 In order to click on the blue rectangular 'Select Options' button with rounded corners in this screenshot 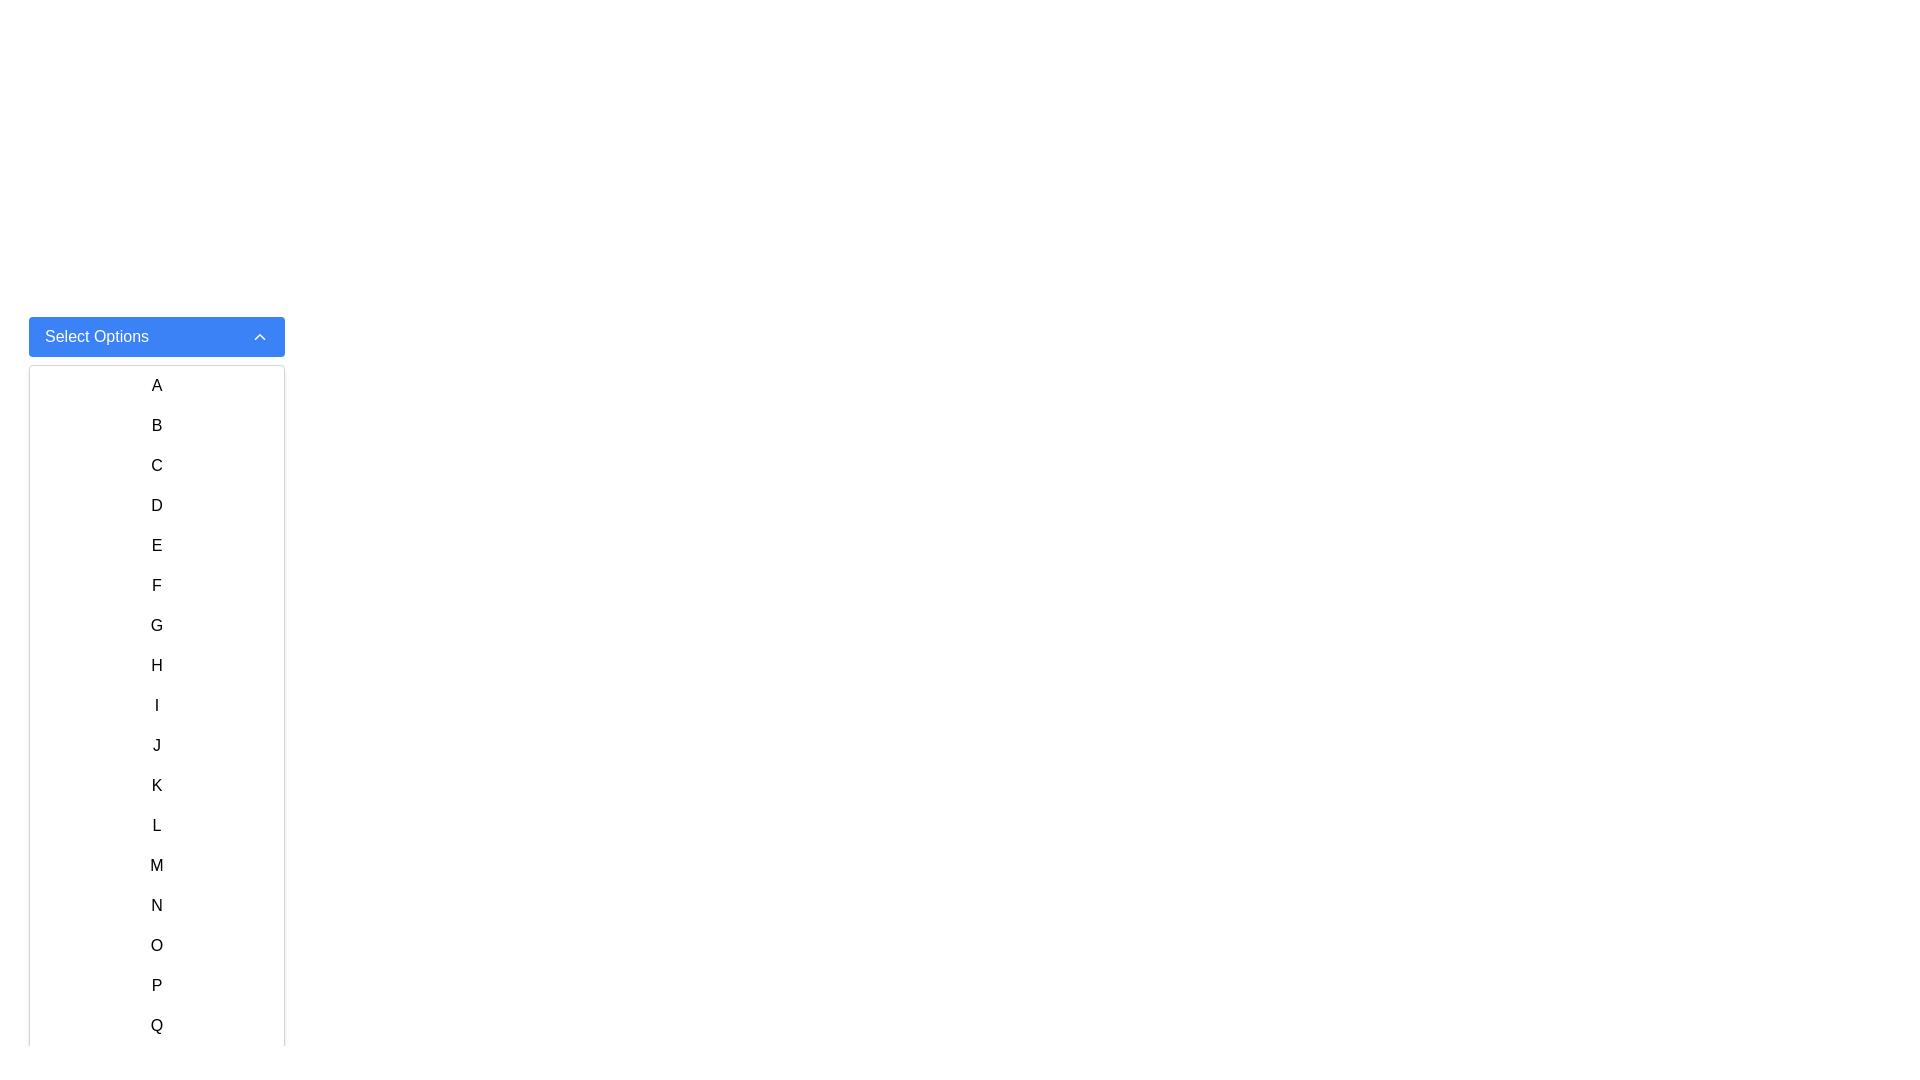, I will do `click(156, 335)`.